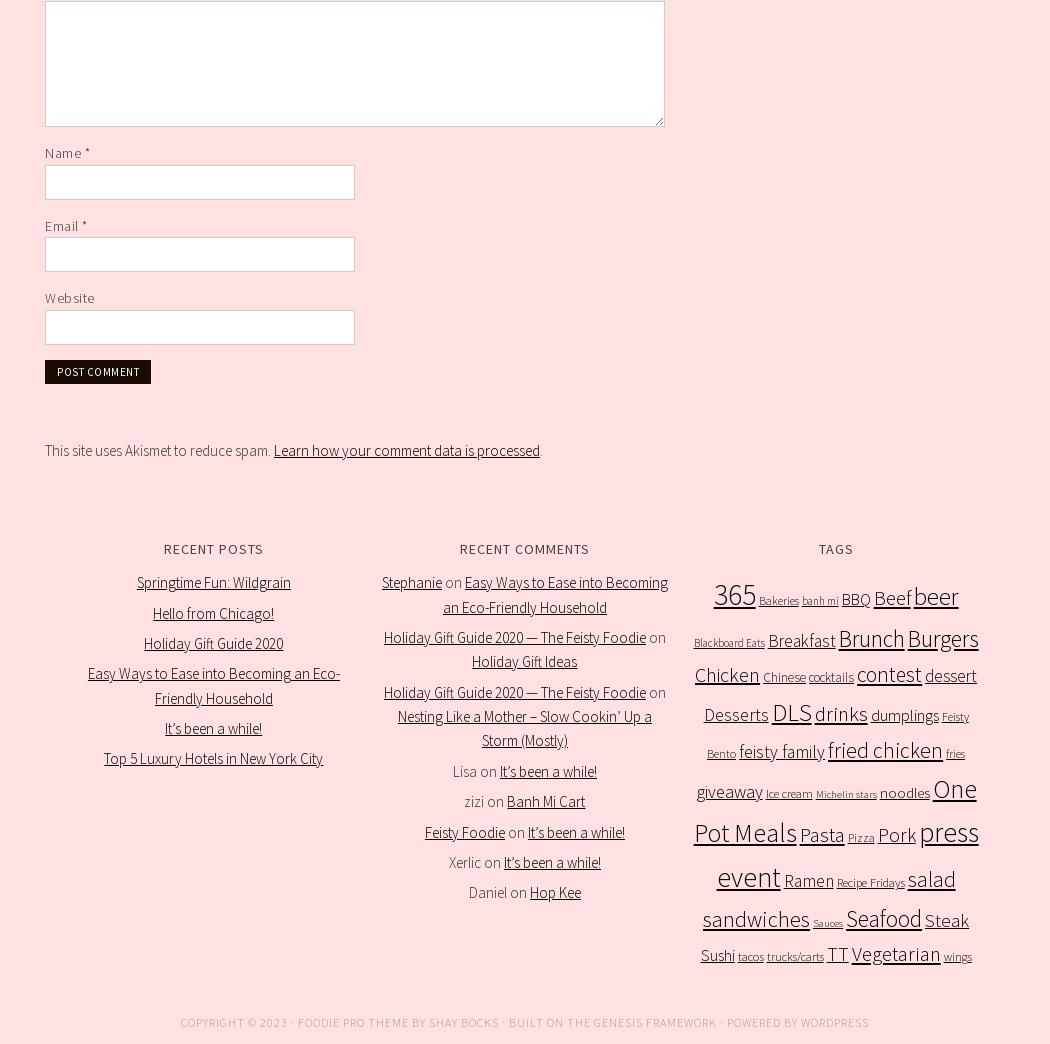 Image resolution: width=1050 pixels, height=1044 pixels. I want to click on 'giveaway', so click(694, 789).